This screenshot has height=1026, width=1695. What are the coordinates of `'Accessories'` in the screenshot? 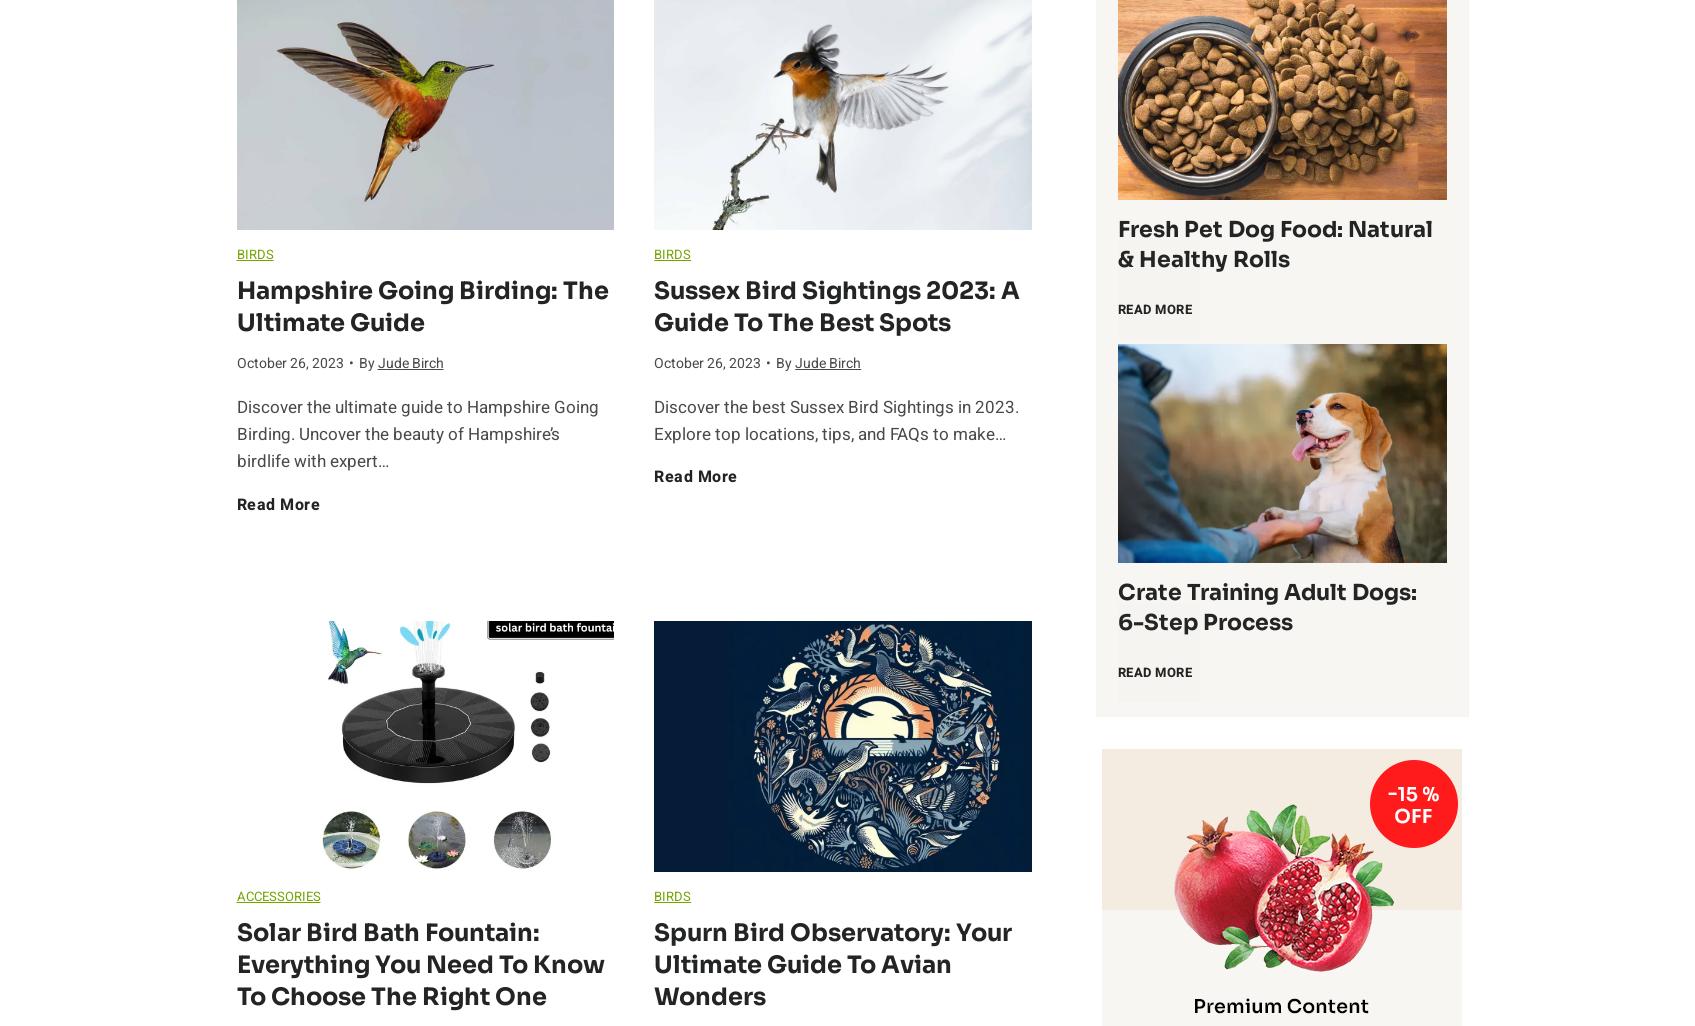 It's located at (277, 895).